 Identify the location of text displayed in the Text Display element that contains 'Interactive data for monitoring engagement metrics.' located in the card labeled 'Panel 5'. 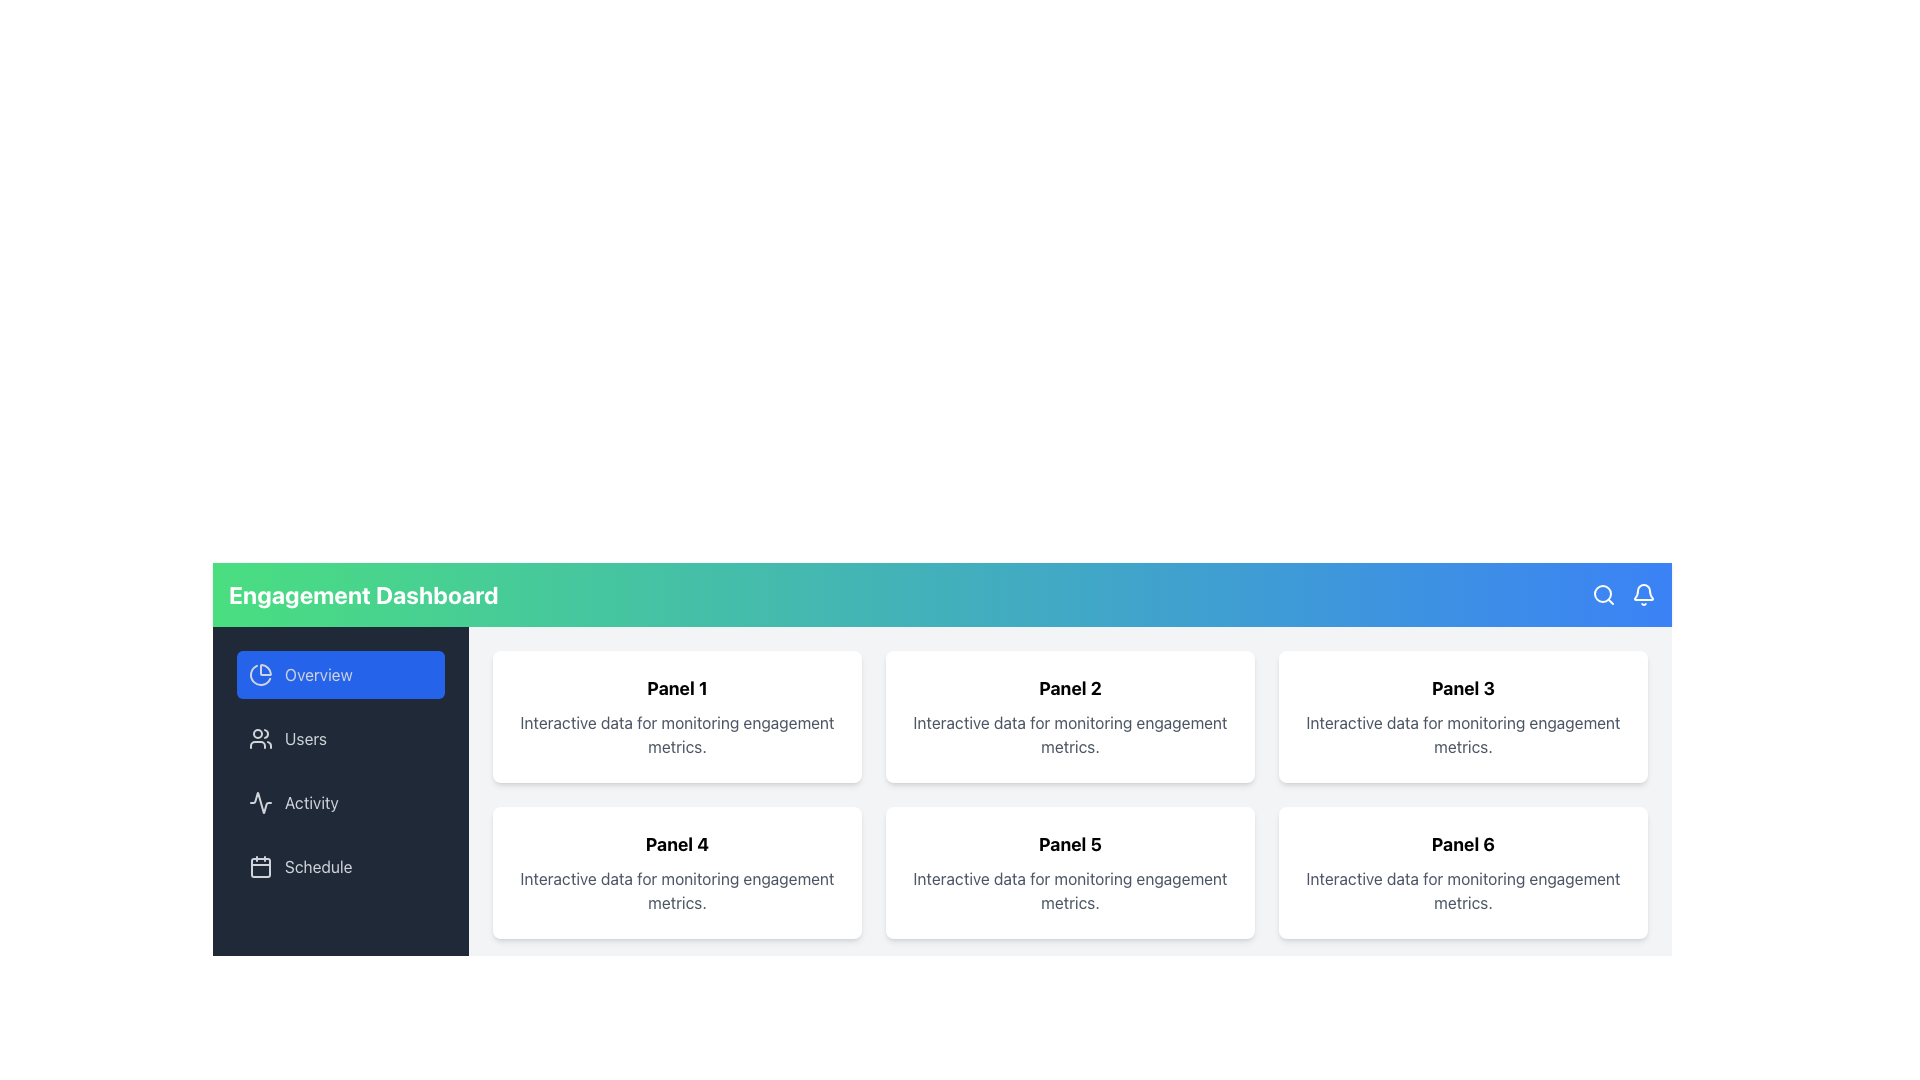
(1069, 890).